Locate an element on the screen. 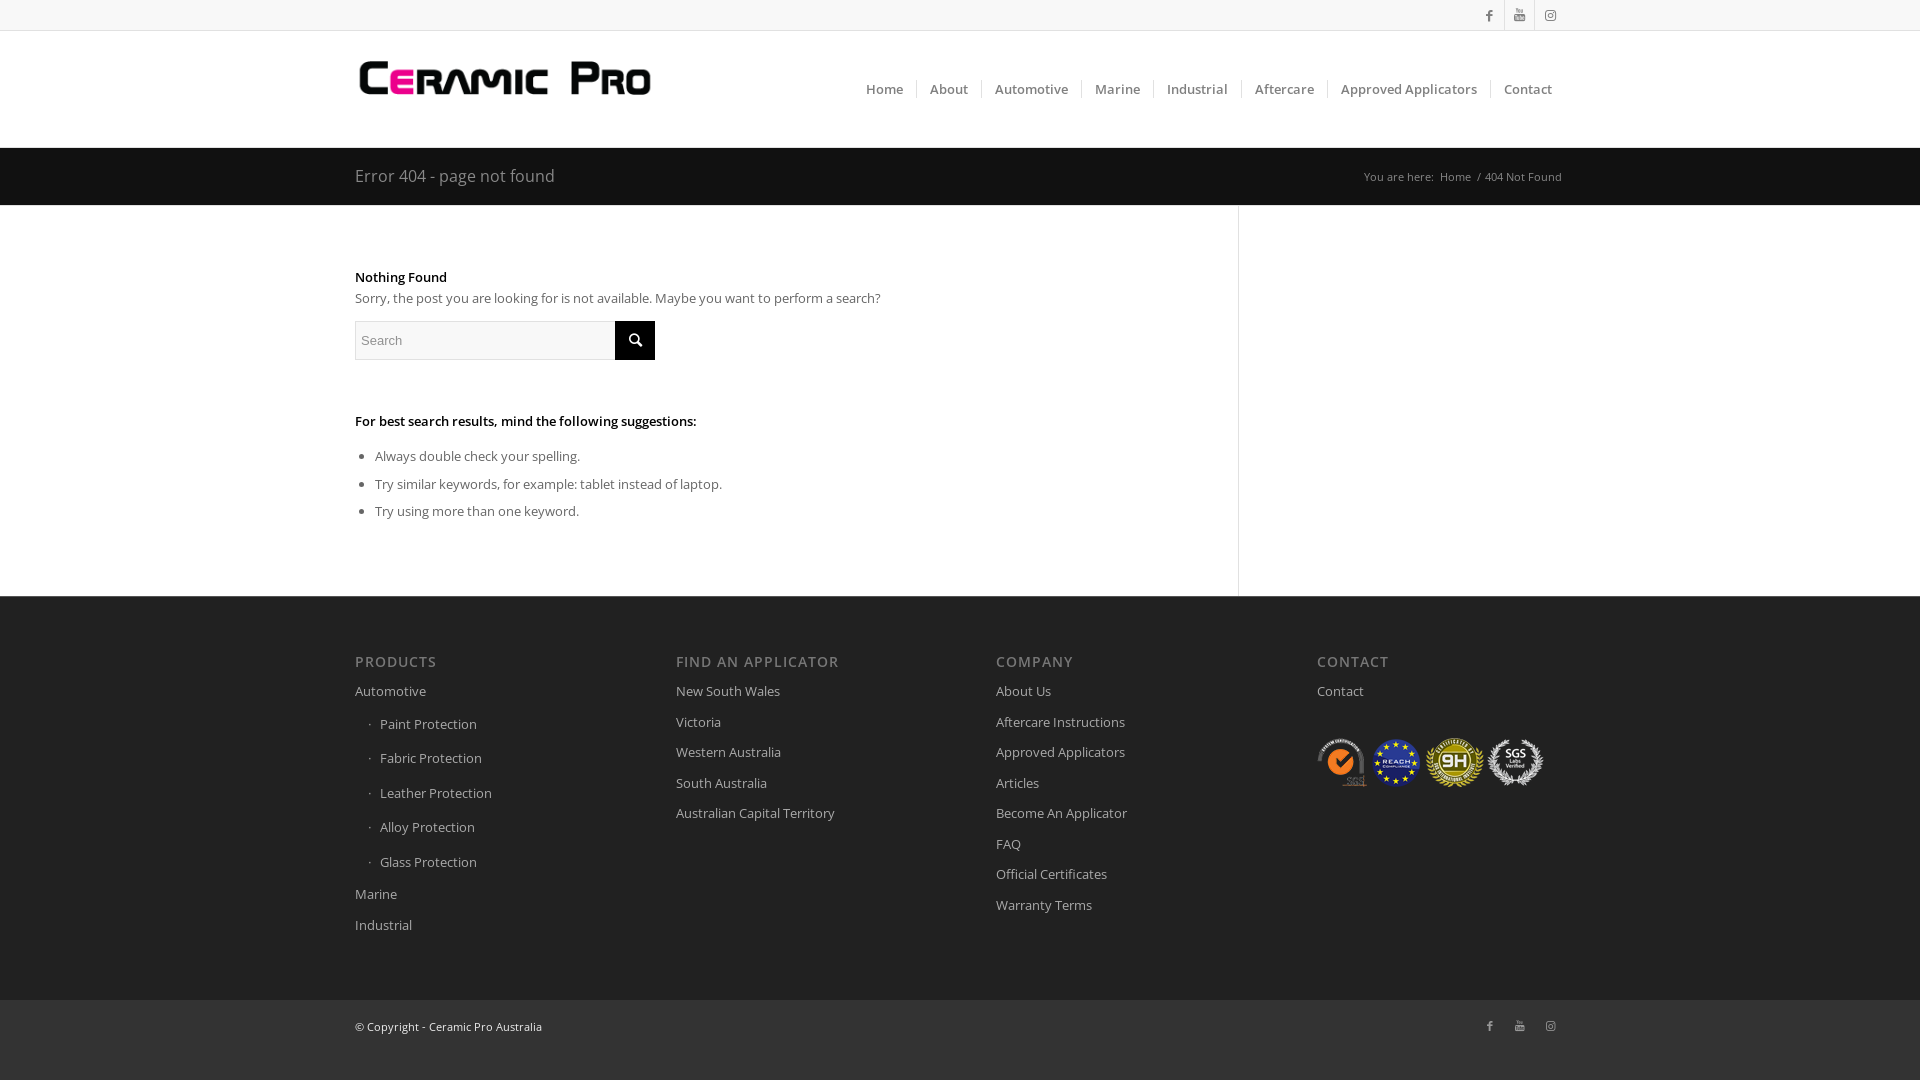 This screenshot has height=1080, width=1920. 'Leather Protection' is located at coordinates (368, 793).